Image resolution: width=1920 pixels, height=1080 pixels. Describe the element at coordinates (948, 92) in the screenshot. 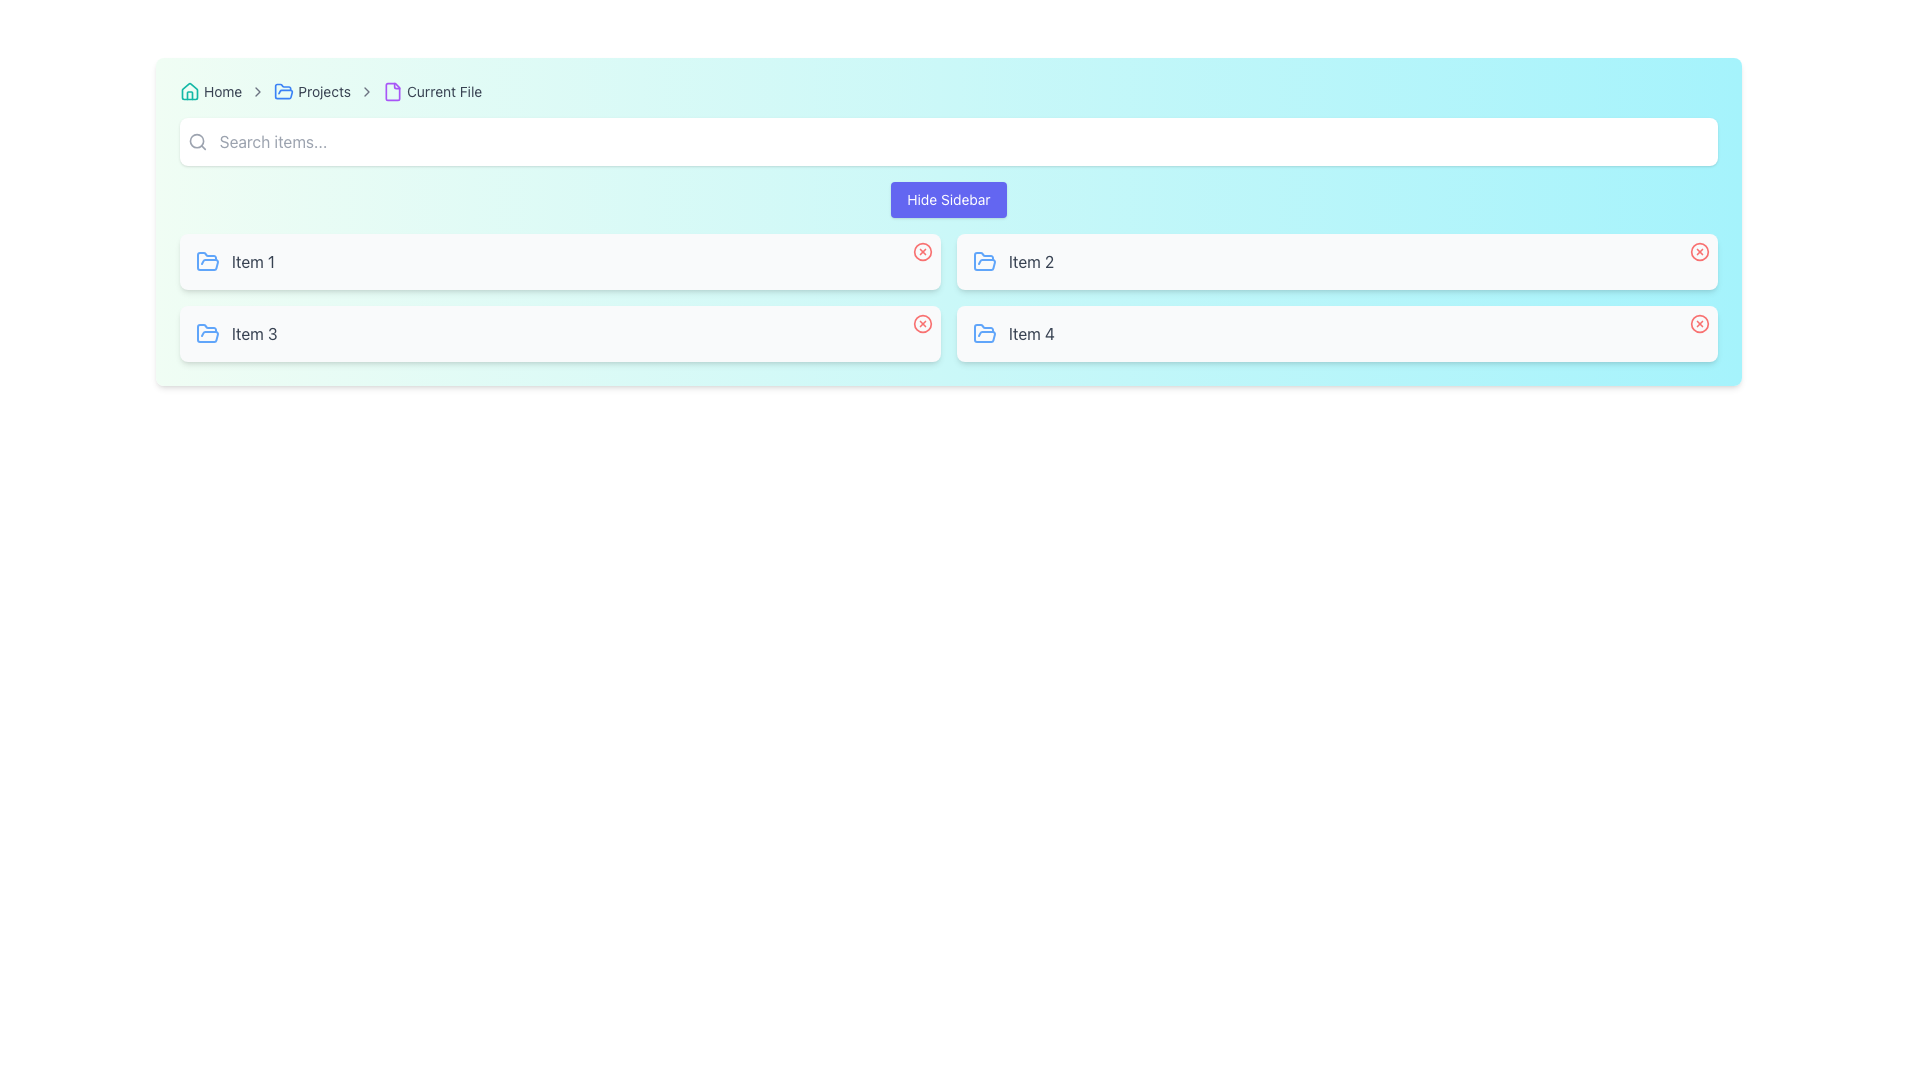

I see `the Breadcrumb navigation bar located at the top of the interface, which includes elements like 'Home', 'Projects', and 'Current File'` at that location.